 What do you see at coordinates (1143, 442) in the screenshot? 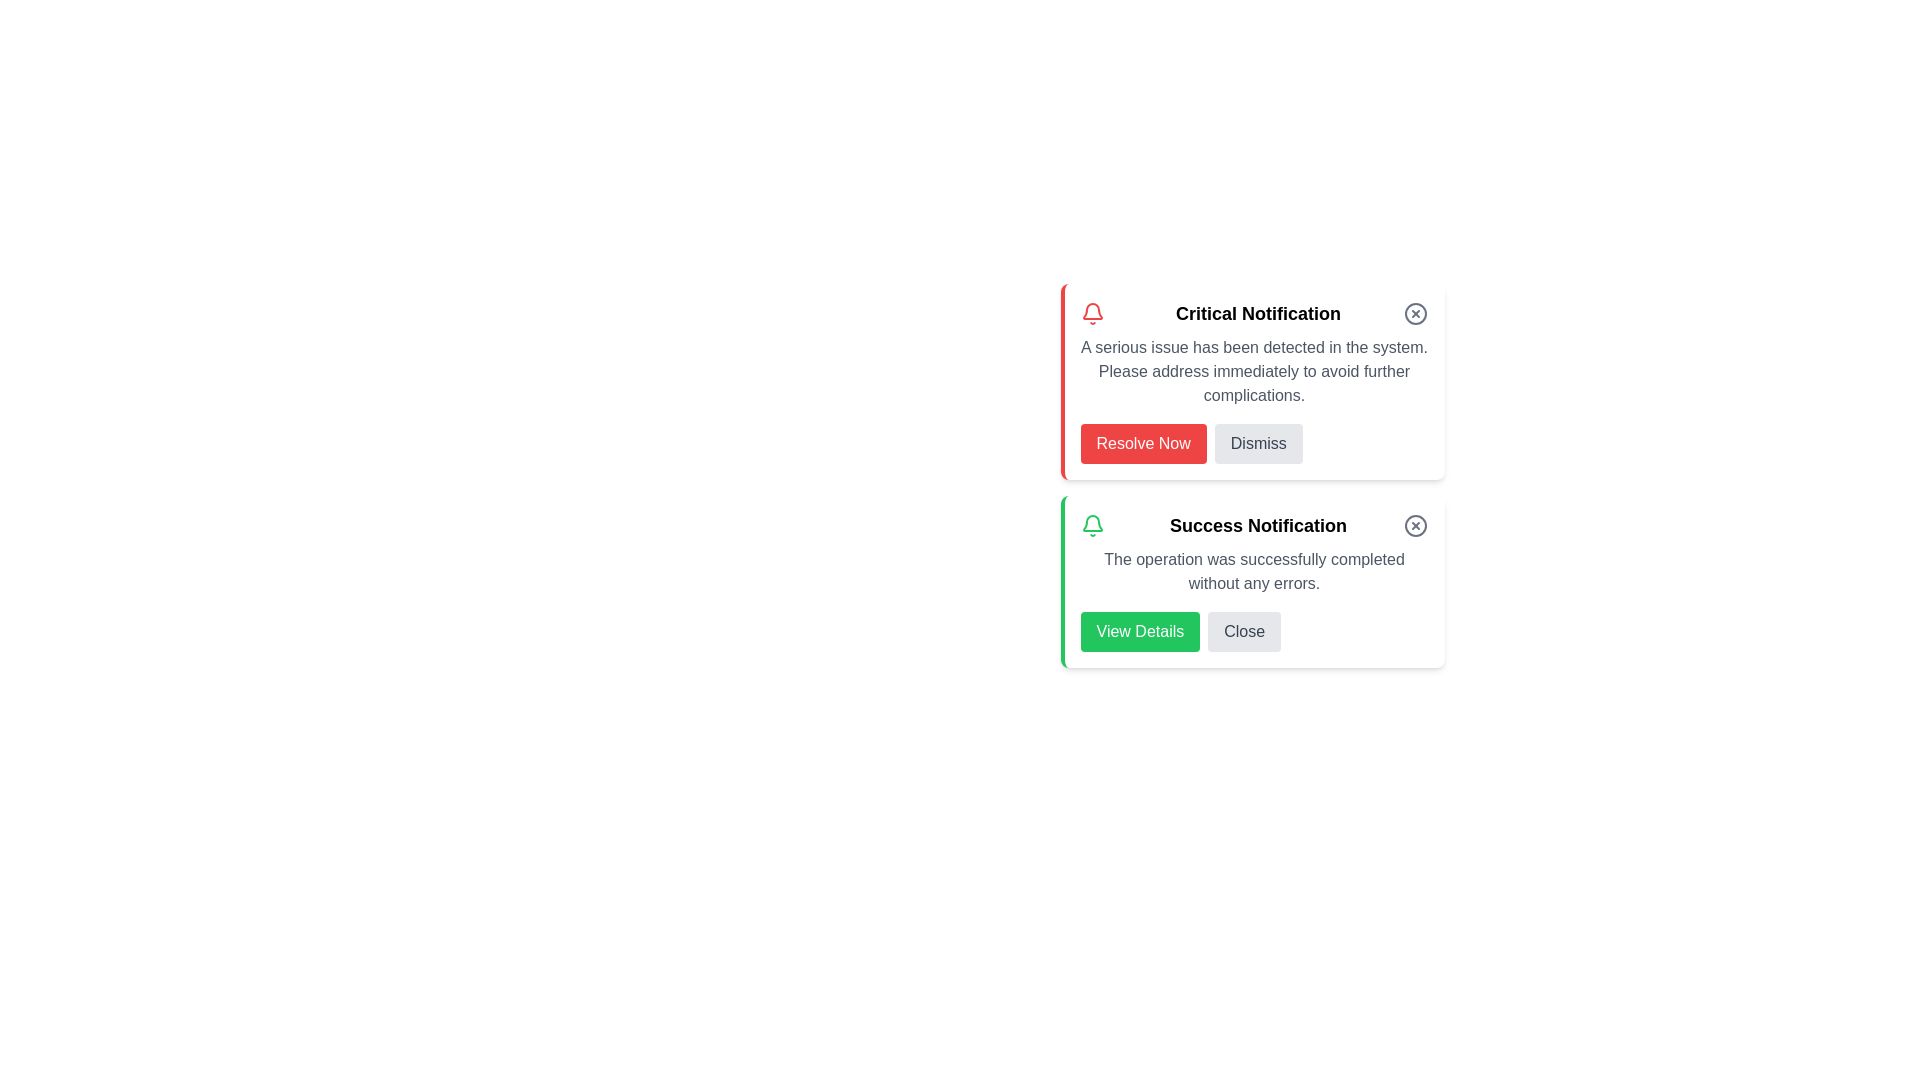
I see `the red rectangular button labeled 'Resolve Now'` at bounding box center [1143, 442].